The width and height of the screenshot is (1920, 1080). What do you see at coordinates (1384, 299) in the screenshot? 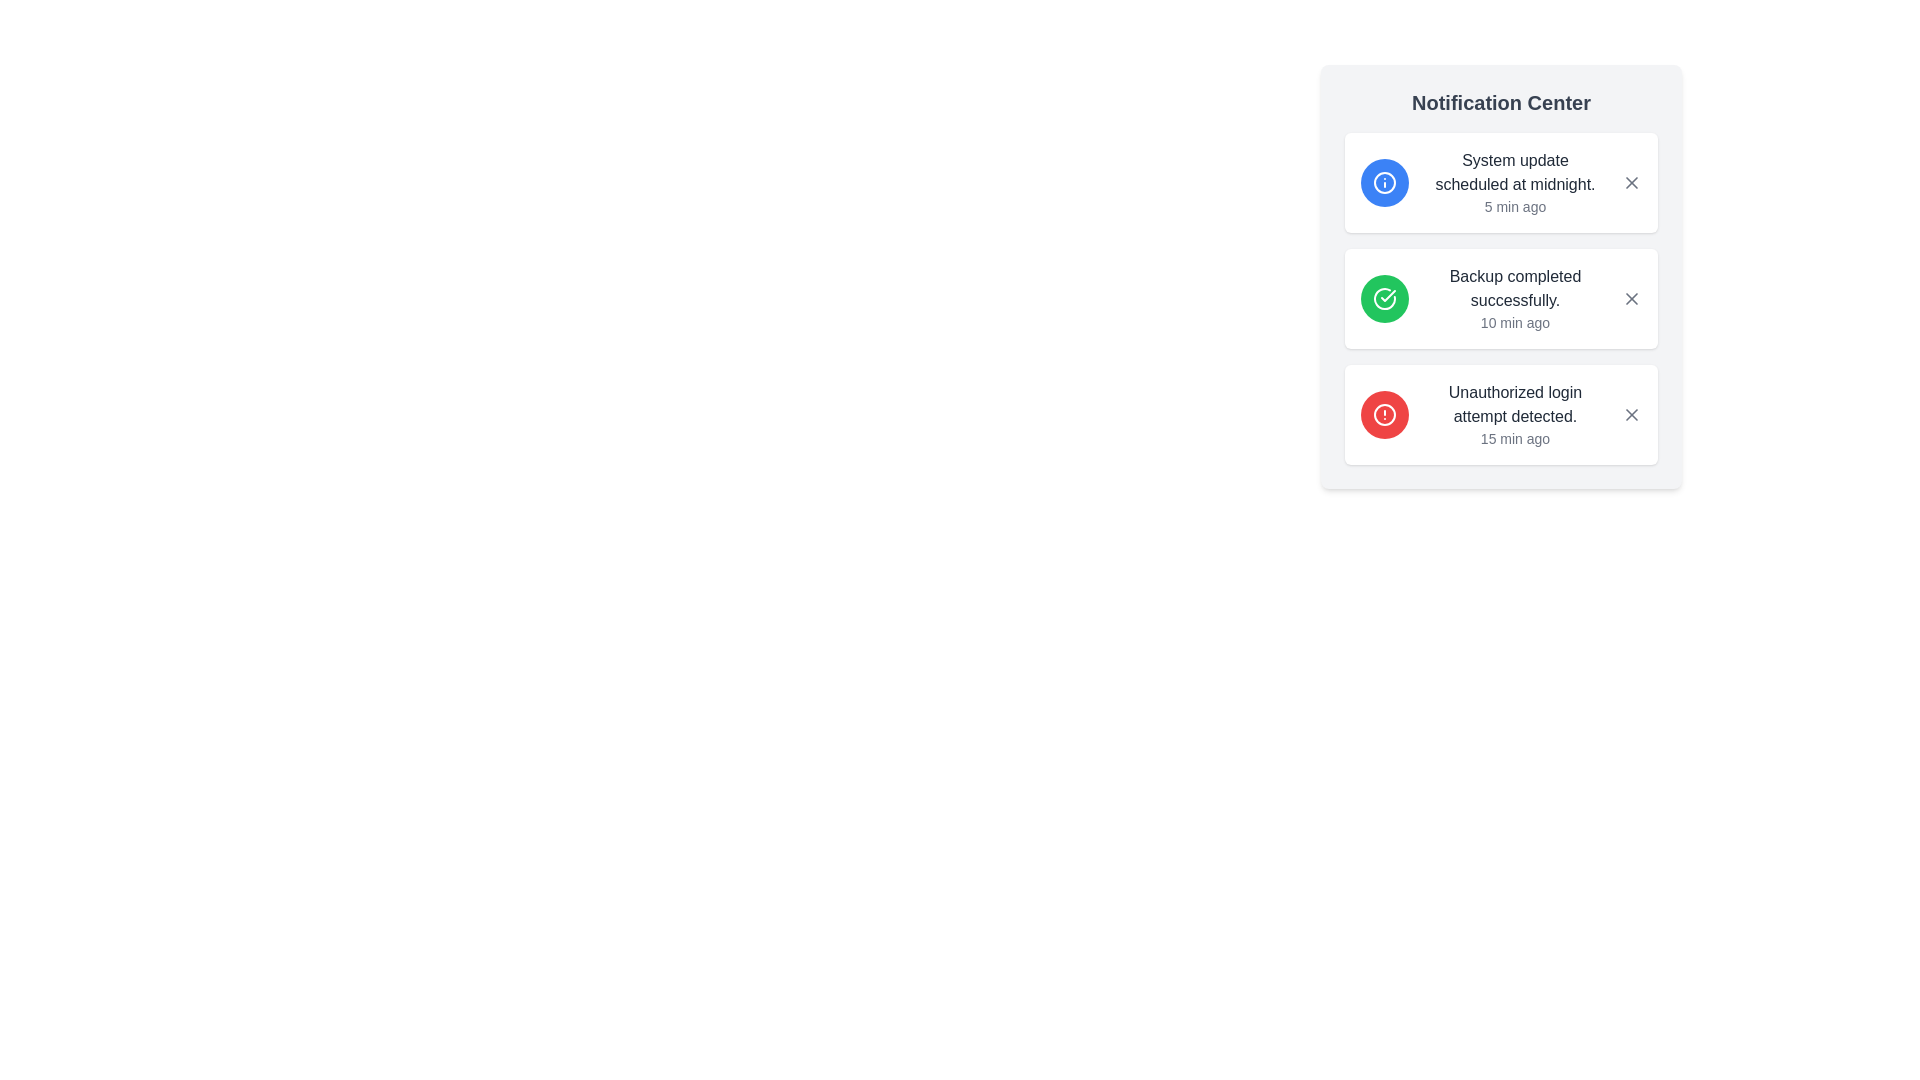
I see `the circular green glyph with a current-color stroke in the second notification entry of the notification card` at bounding box center [1384, 299].